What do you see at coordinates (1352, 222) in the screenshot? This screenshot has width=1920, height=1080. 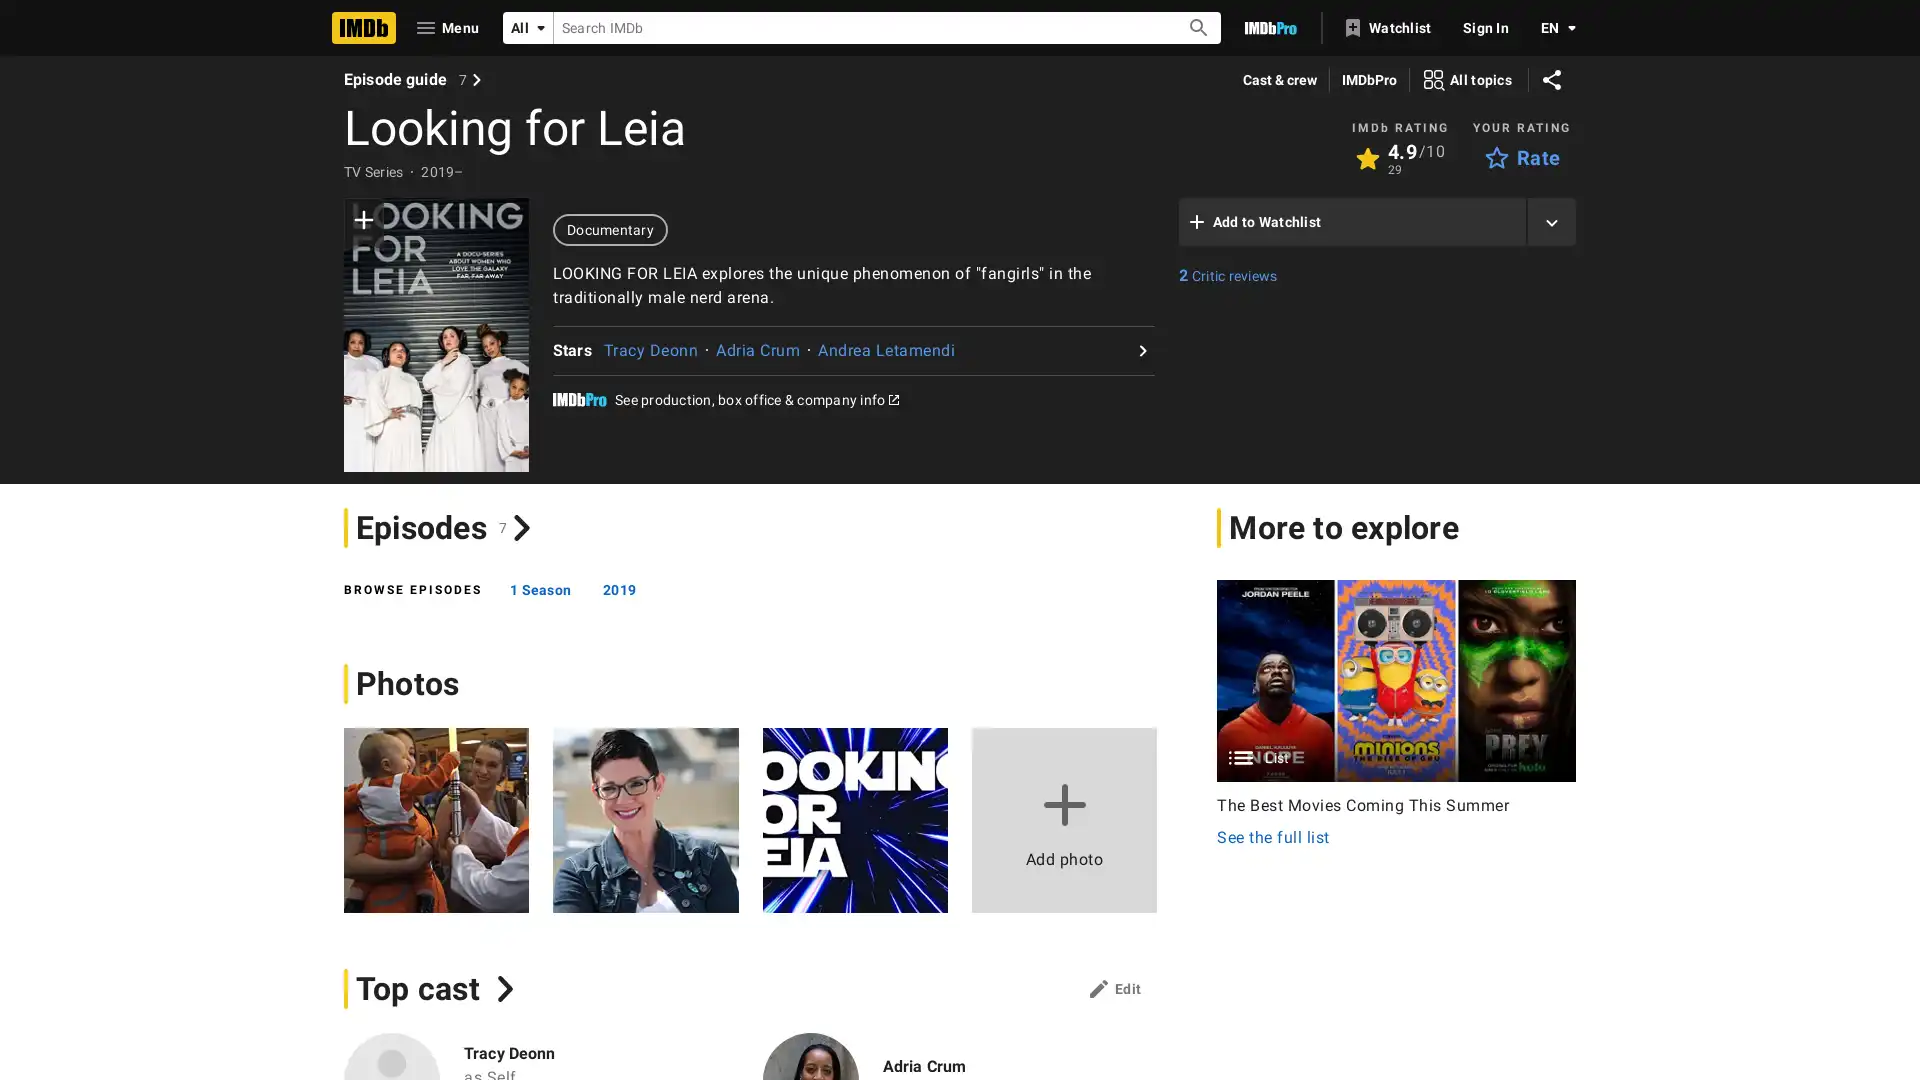 I see `Add to Watchlist` at bounding box center [1352, 222].